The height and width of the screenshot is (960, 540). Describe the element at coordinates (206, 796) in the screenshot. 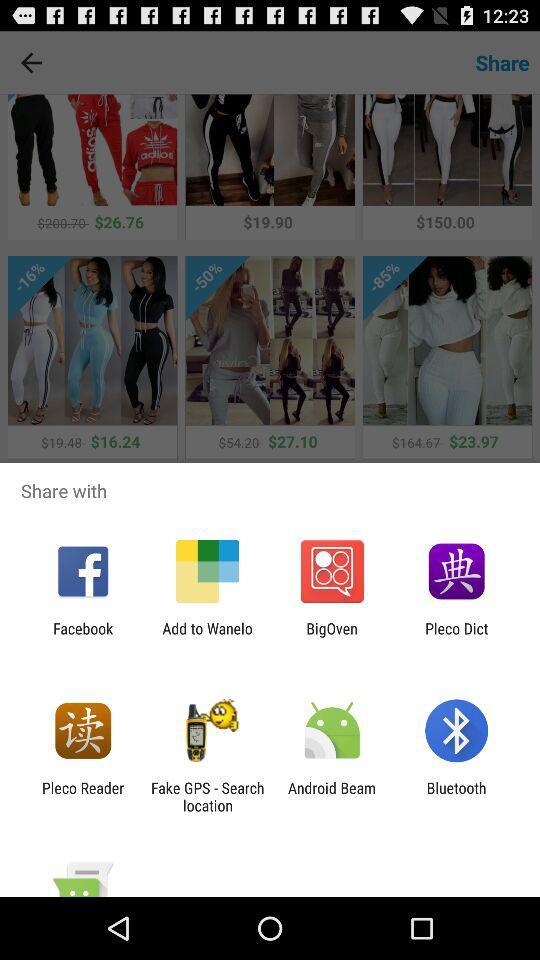

I see `app to the right of pleco reader item` at that location.